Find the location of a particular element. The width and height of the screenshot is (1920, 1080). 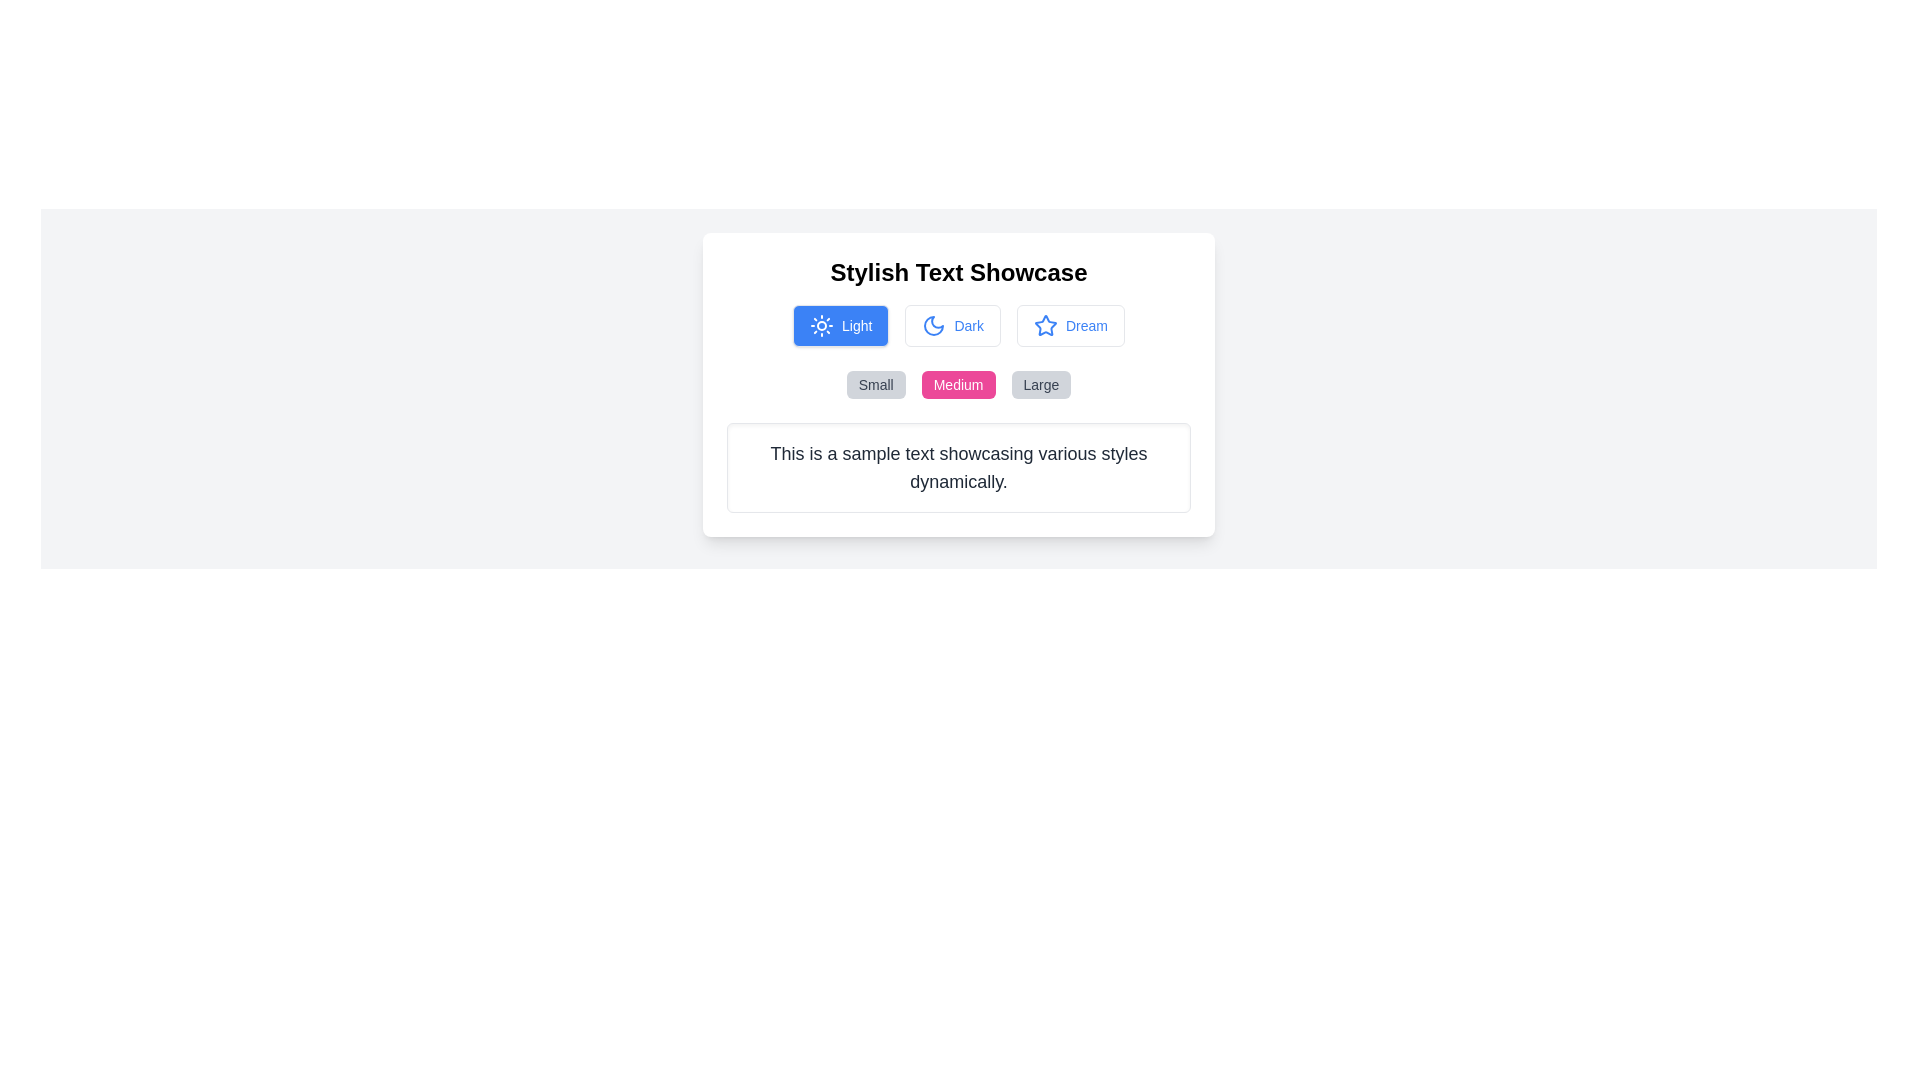

the interactive text label labeled 'Dream', which is styled with a blue font color and positioned next to a star icon in the central part of the interface is located at coordinates (1085, 325).